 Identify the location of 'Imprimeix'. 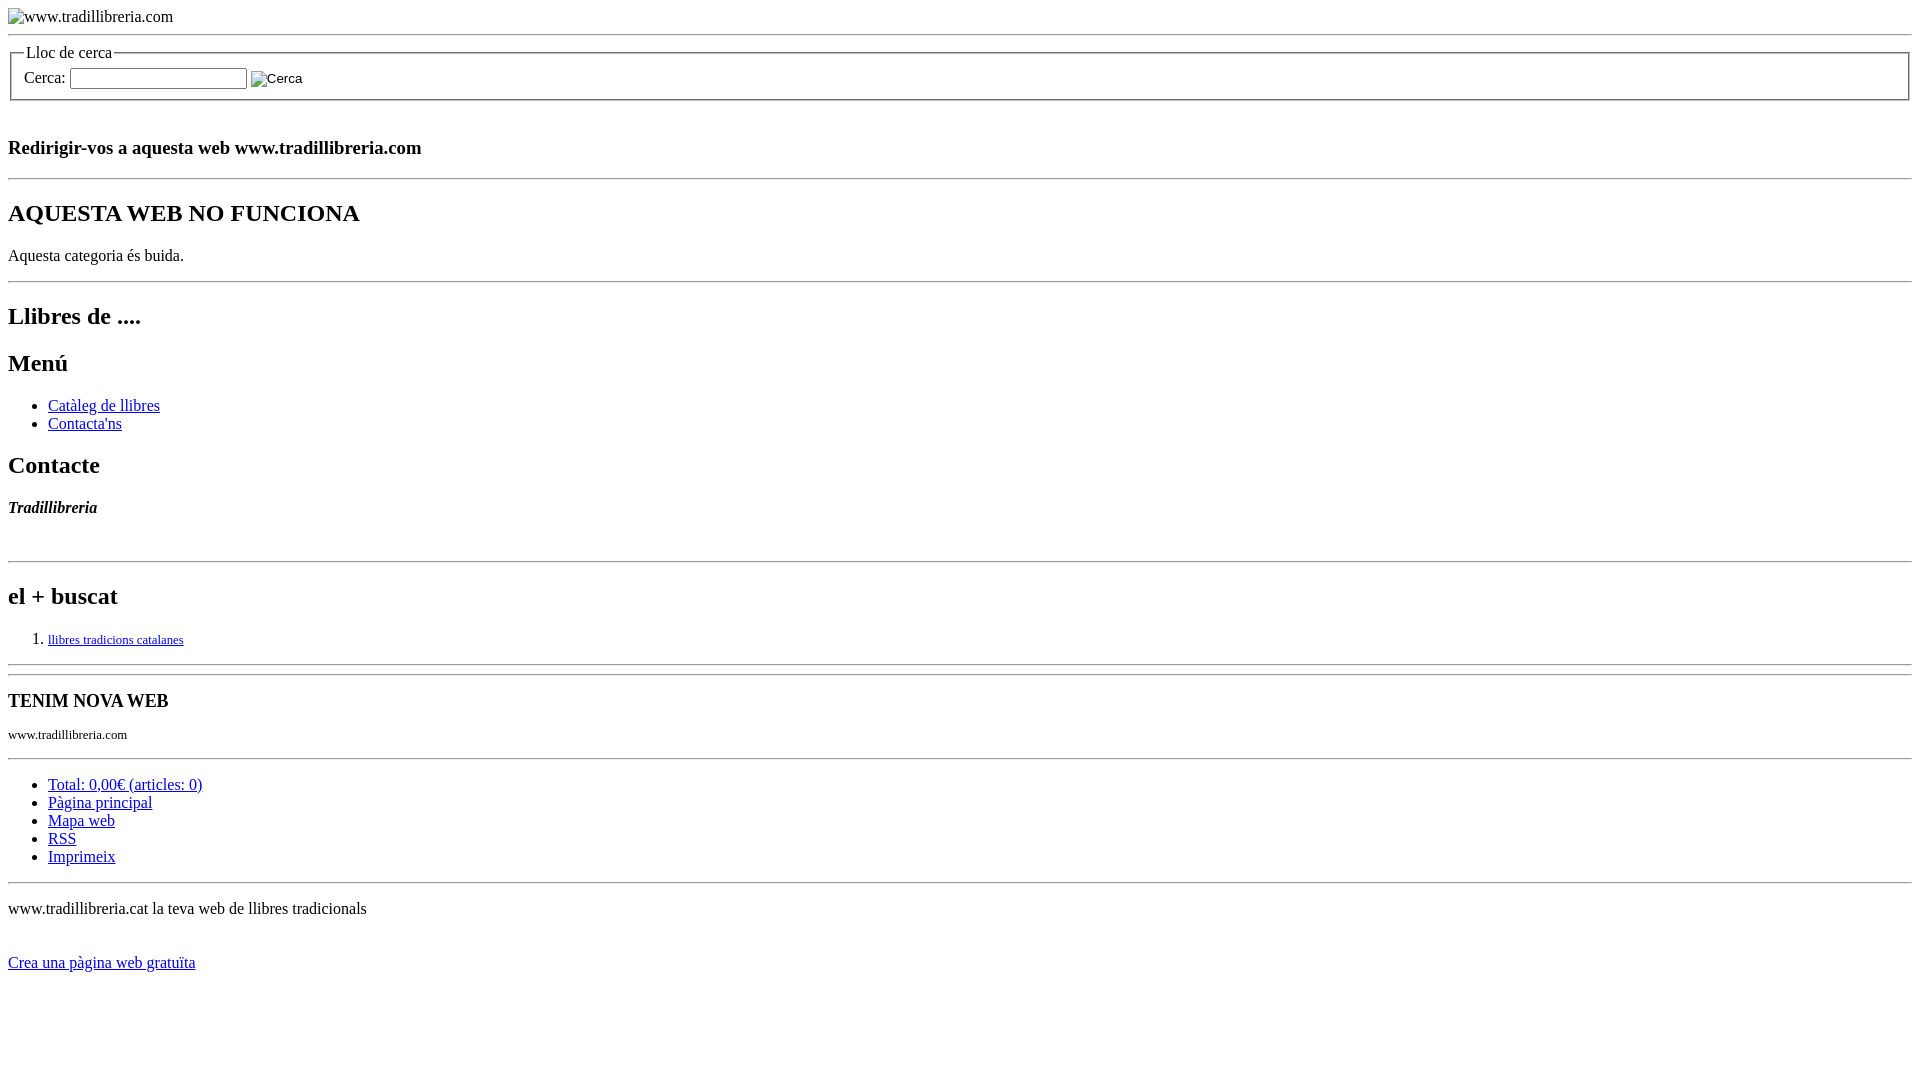
(80, 855).